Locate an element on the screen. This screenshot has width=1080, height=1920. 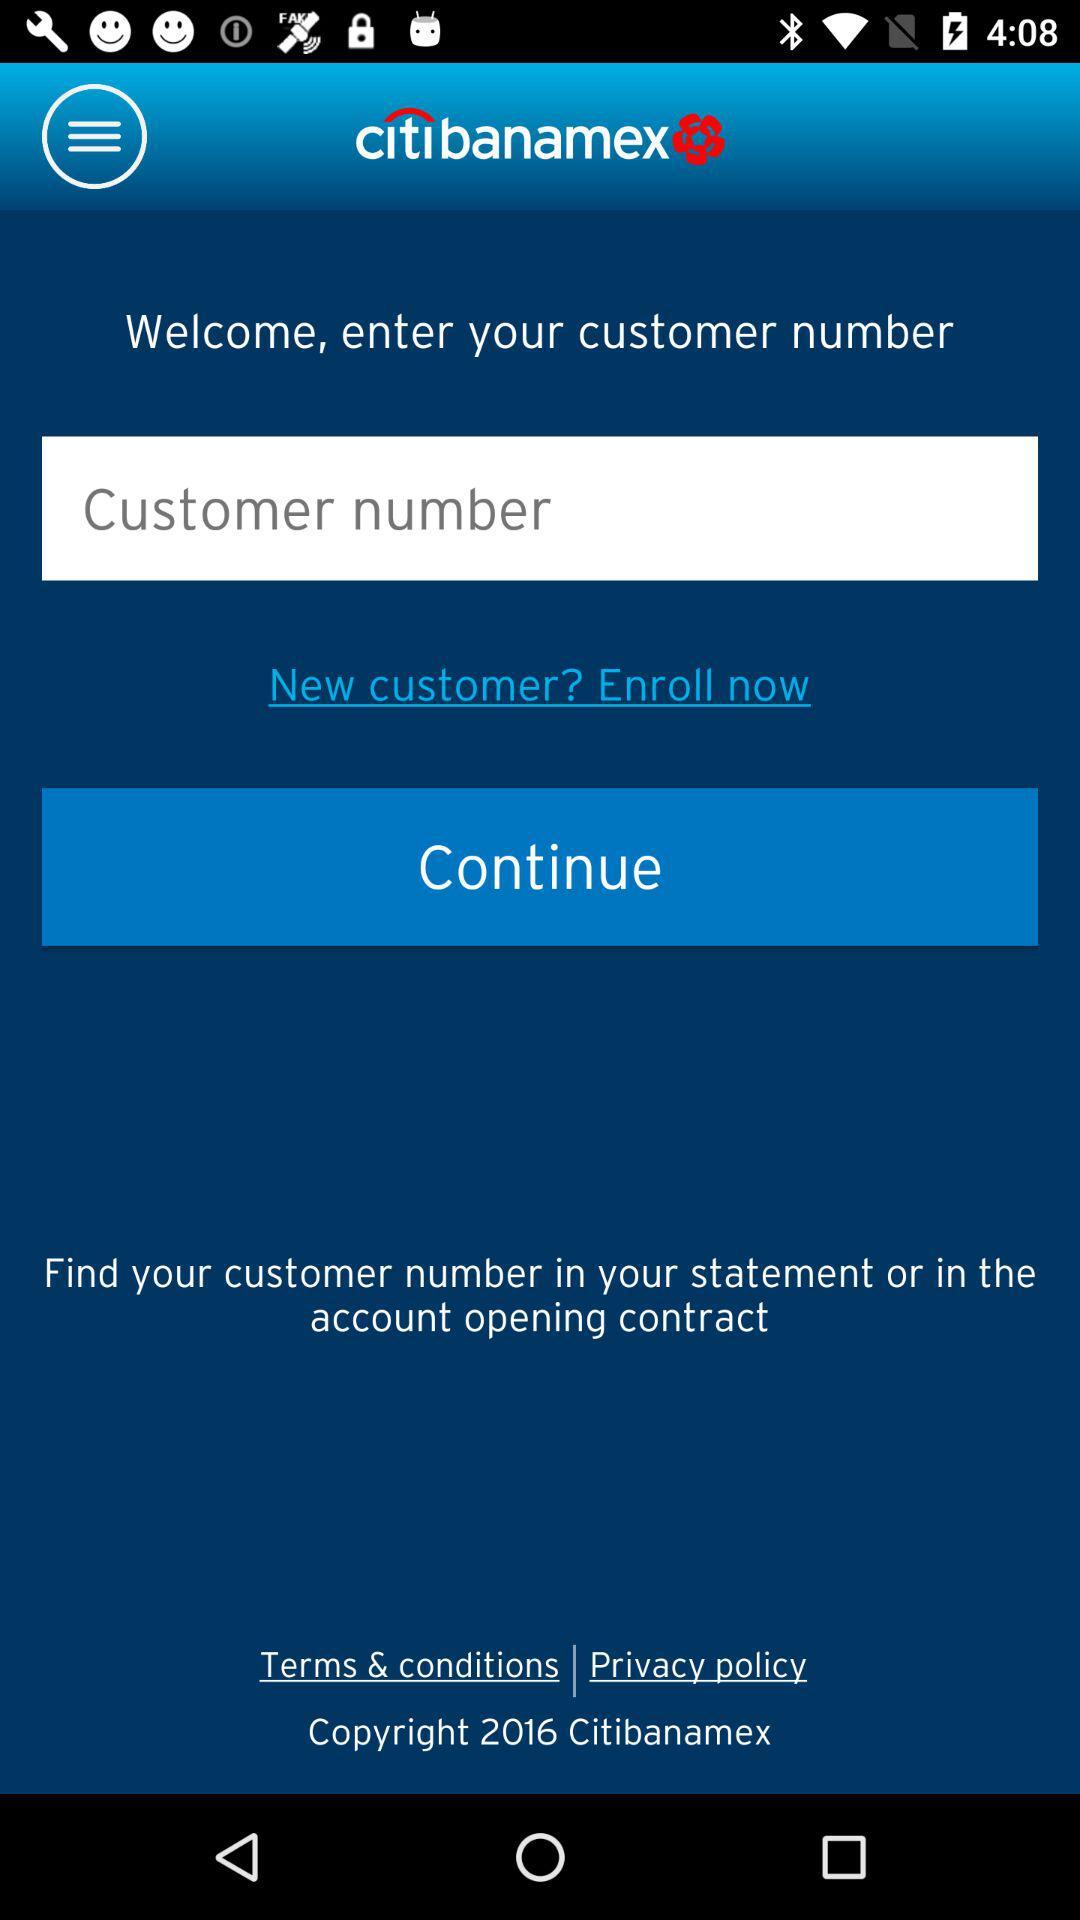
the icon above the continue item is located at coordinates (538, 684).